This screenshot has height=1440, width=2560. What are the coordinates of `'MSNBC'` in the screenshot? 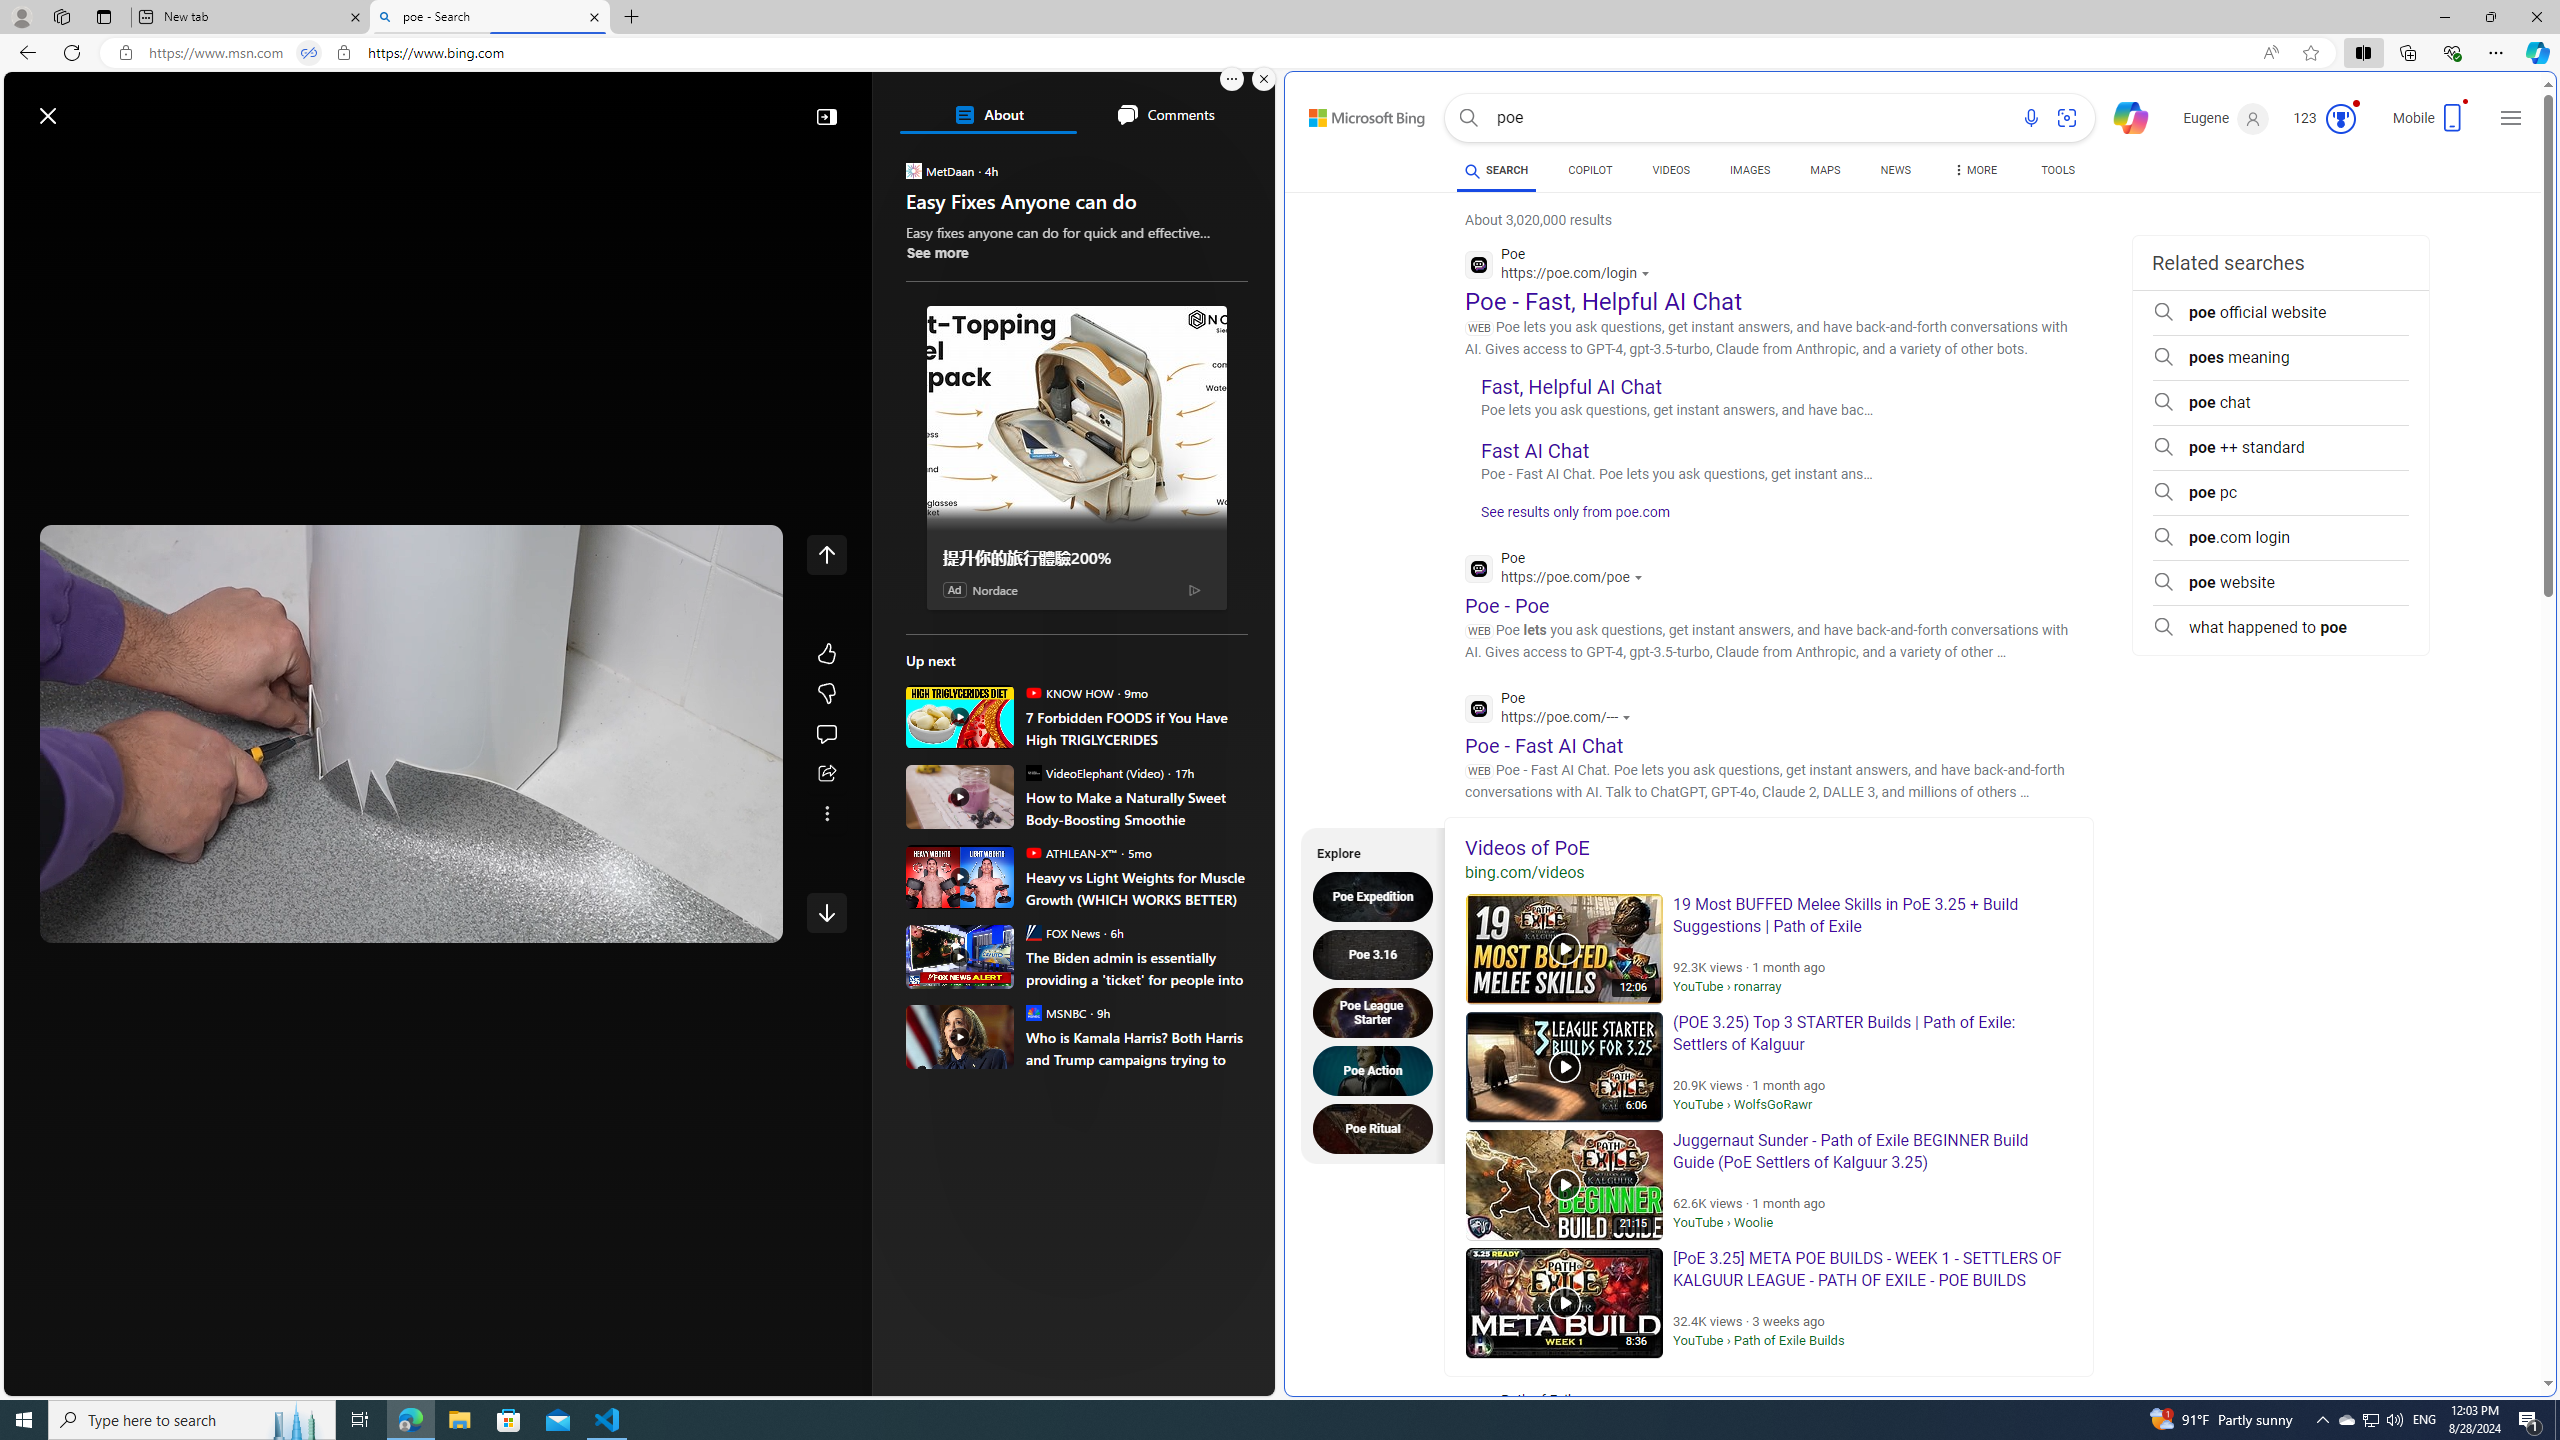 It's located at (1031, 1011).